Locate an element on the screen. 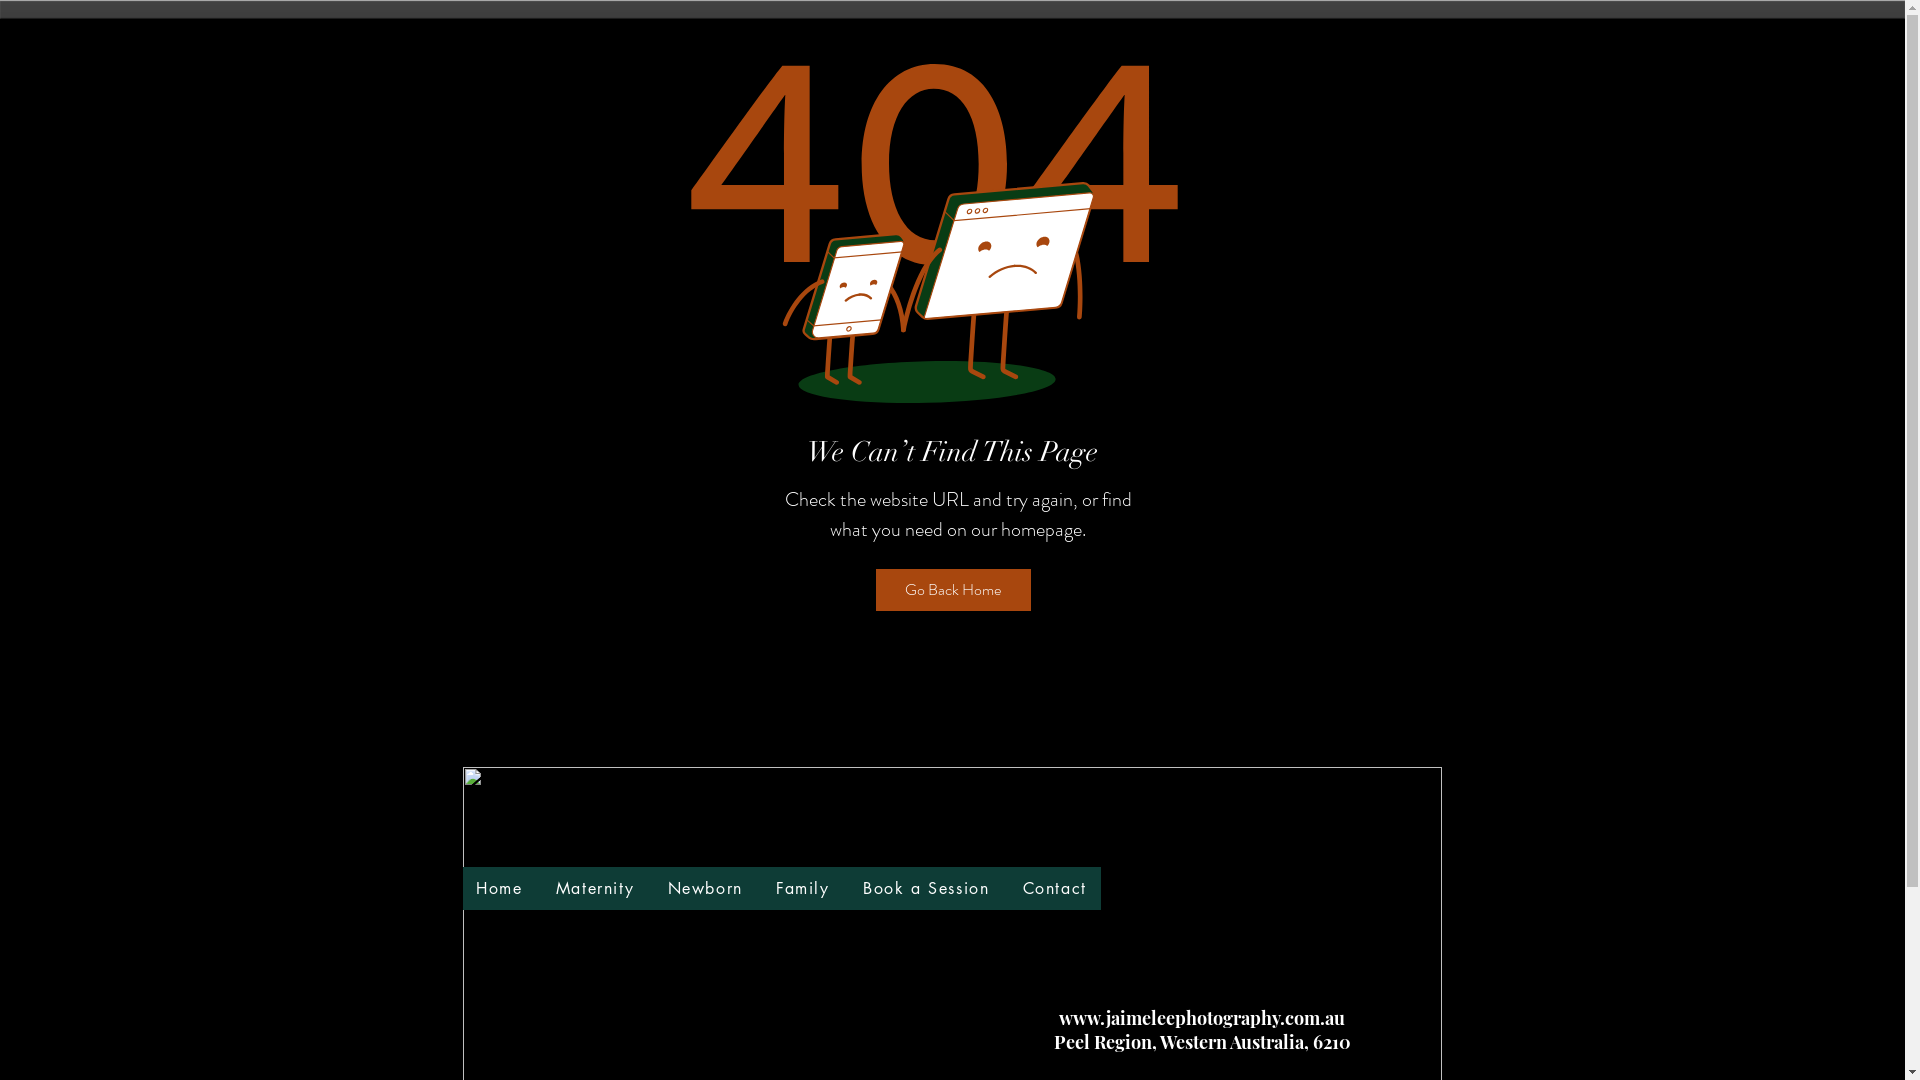  'Home' is located at coordinates (499, 887).